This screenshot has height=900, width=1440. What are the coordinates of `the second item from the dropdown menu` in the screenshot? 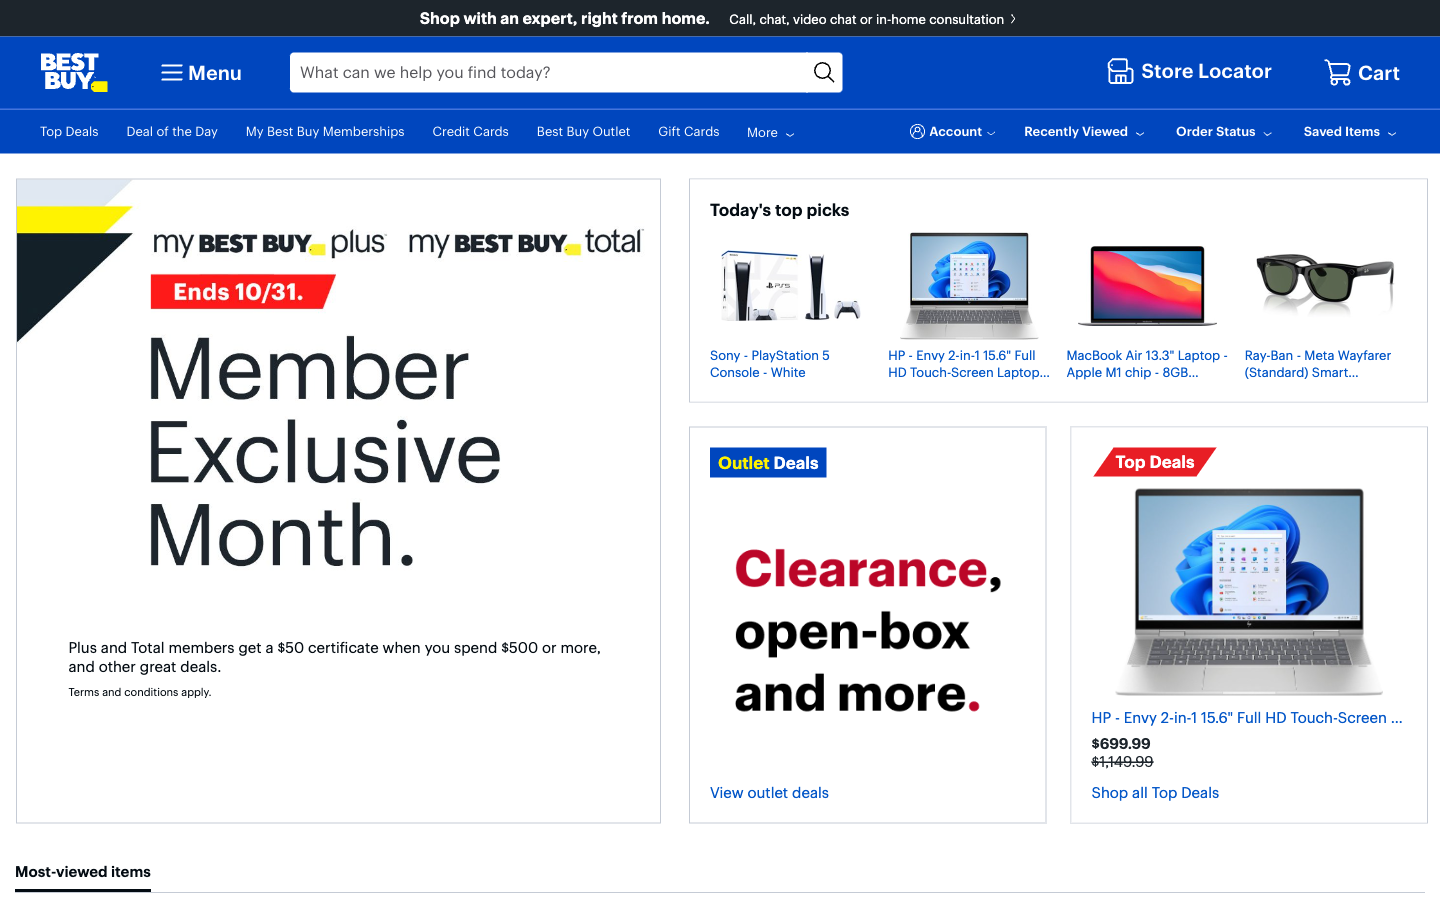 It's located at (199, 71).